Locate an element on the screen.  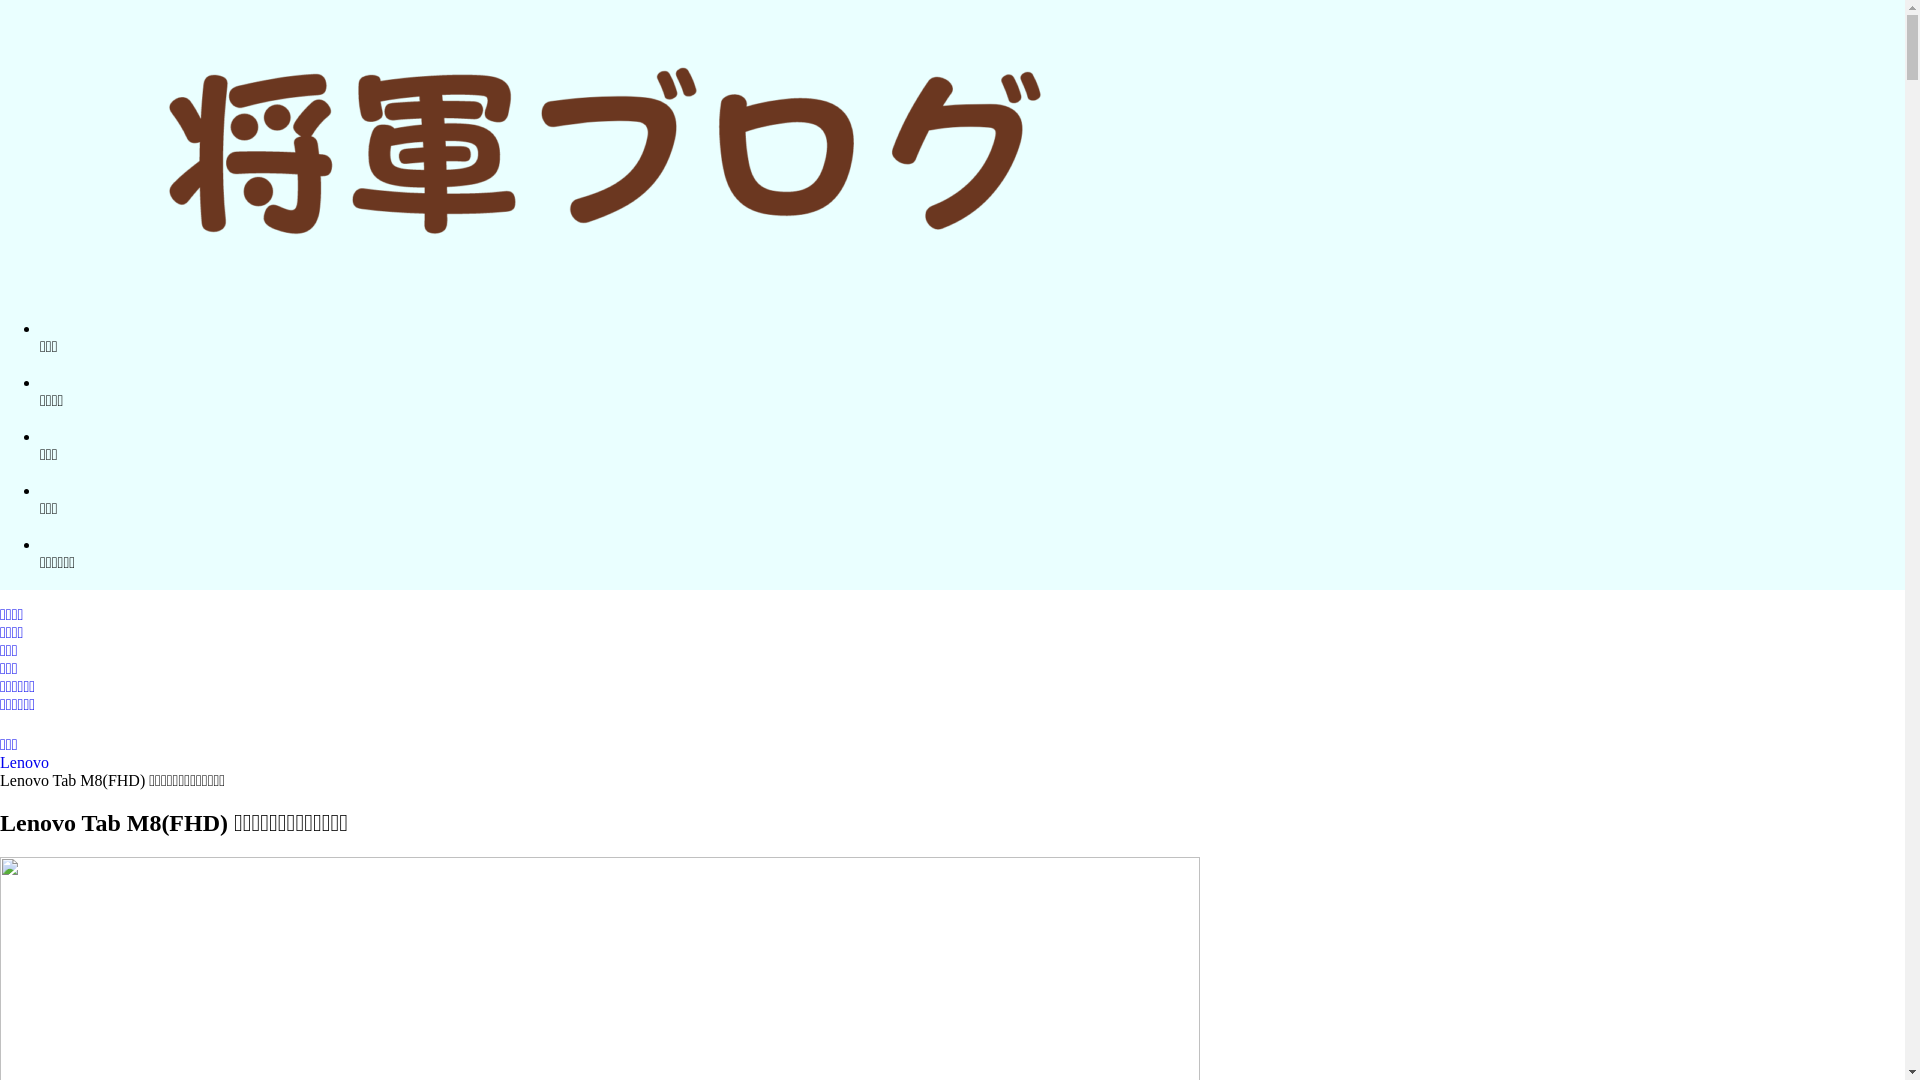
'Lenovo' is located at coordinates (24, 762).